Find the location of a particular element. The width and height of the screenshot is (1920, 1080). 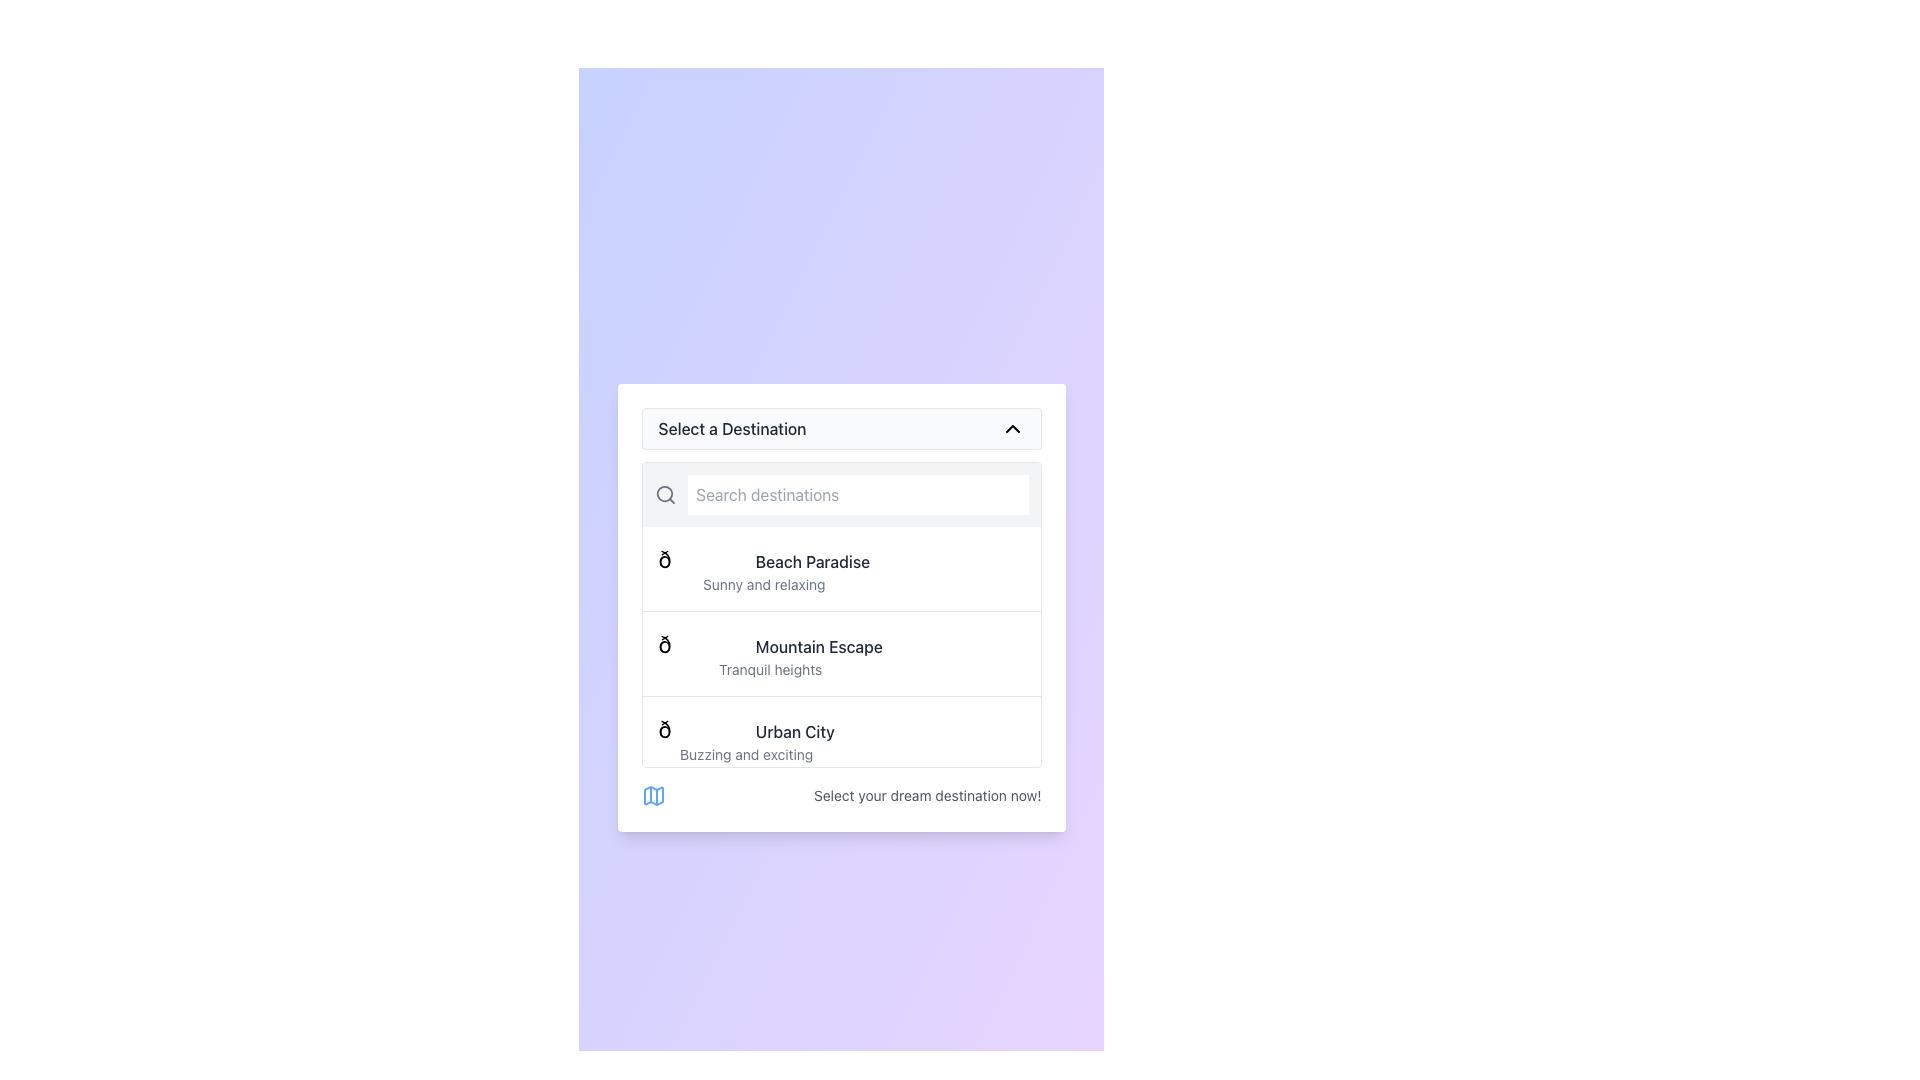

the second menu item in the list of destinations, located below 'Beach Paradise' and above 'Urban City' is located at coordinates (841, 653).